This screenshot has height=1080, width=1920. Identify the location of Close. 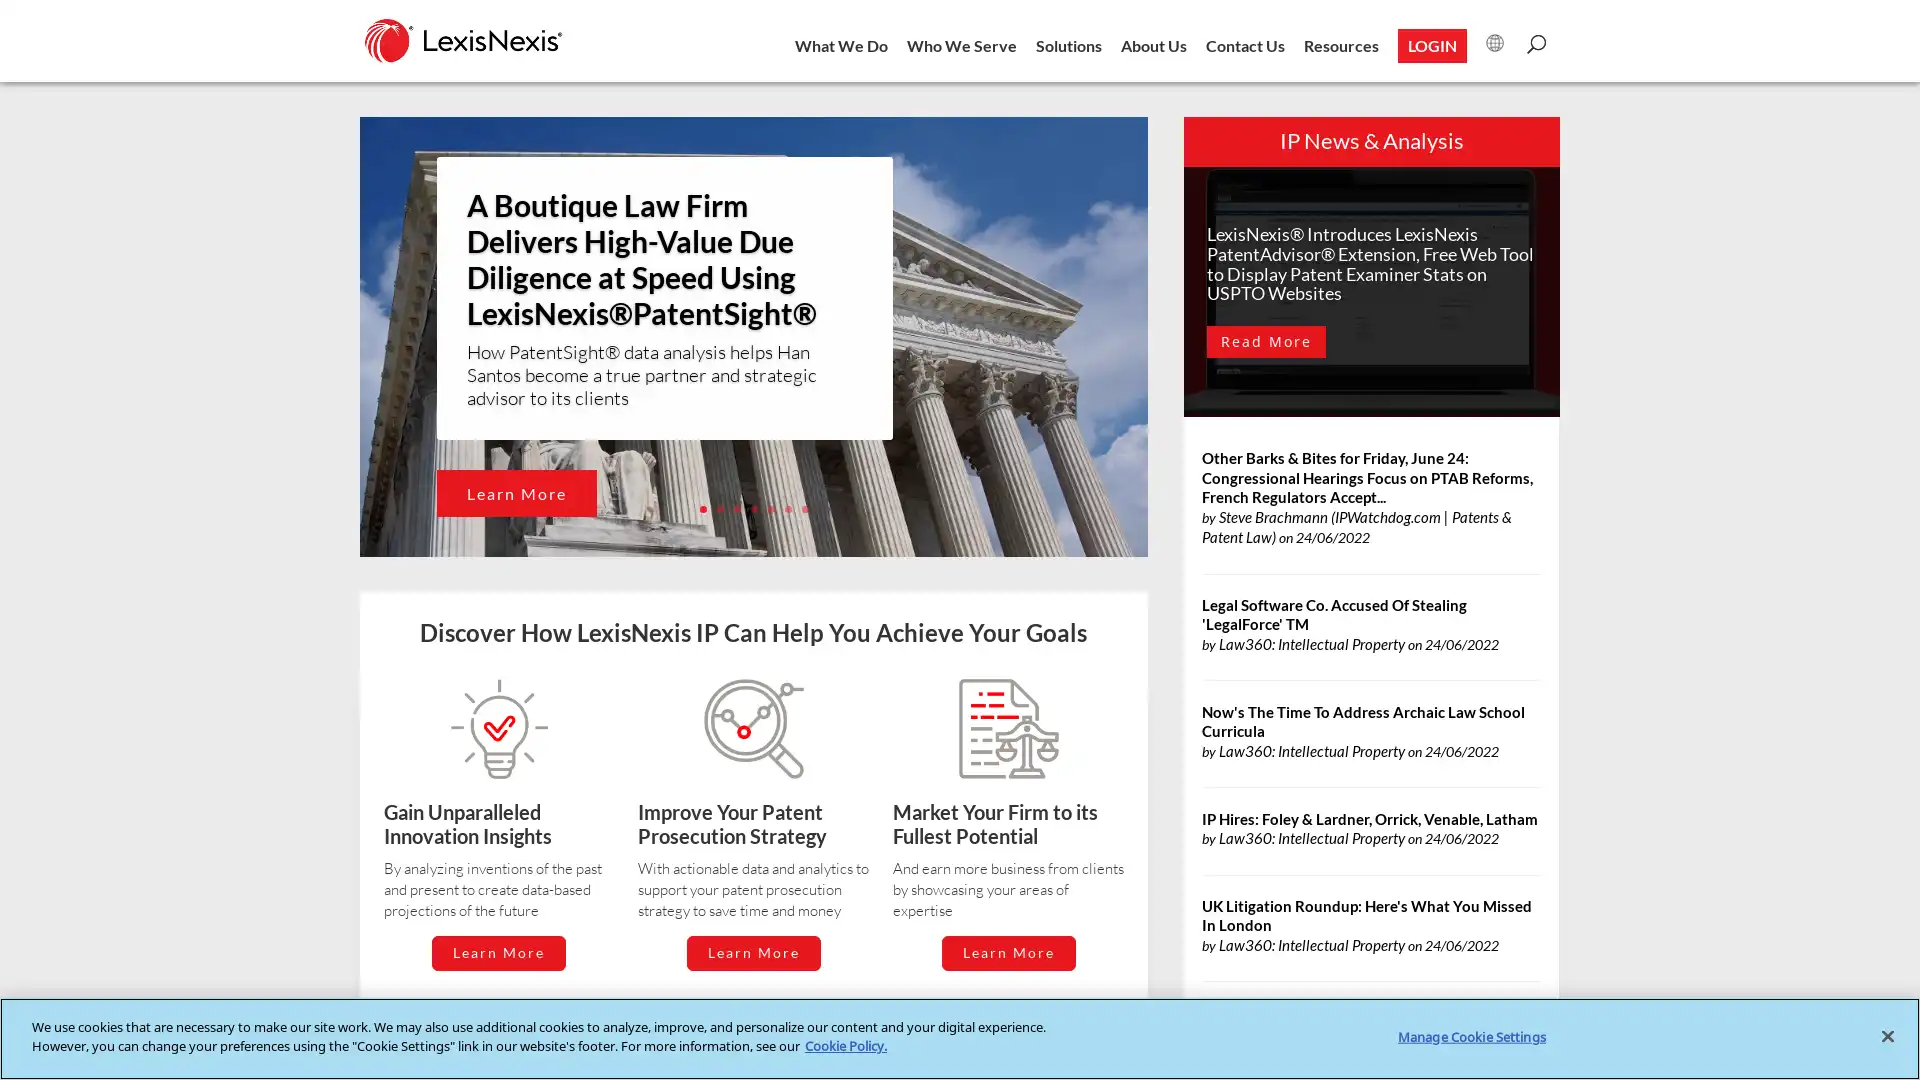
(1886, 1035).